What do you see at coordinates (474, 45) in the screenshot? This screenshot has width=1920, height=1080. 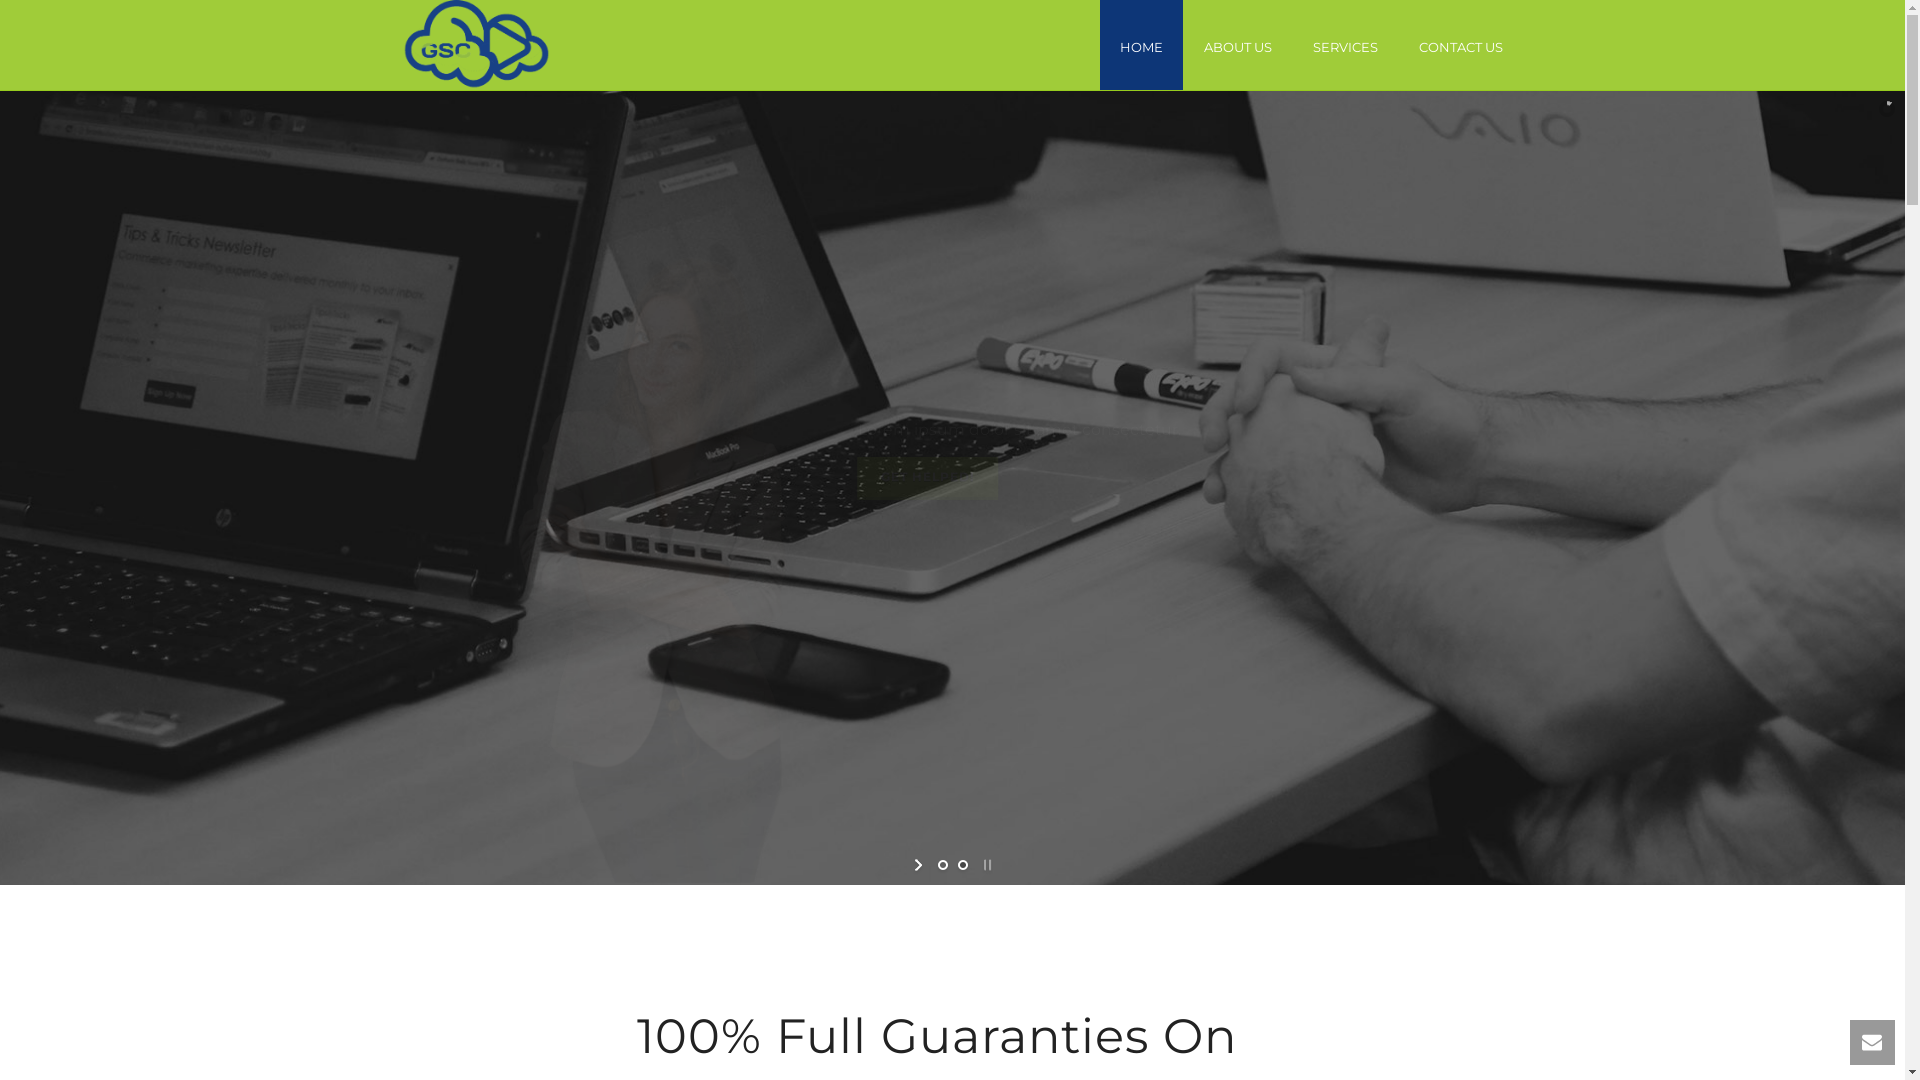 I see `'Just another WordPress site'` at bounding box center [474, 45].